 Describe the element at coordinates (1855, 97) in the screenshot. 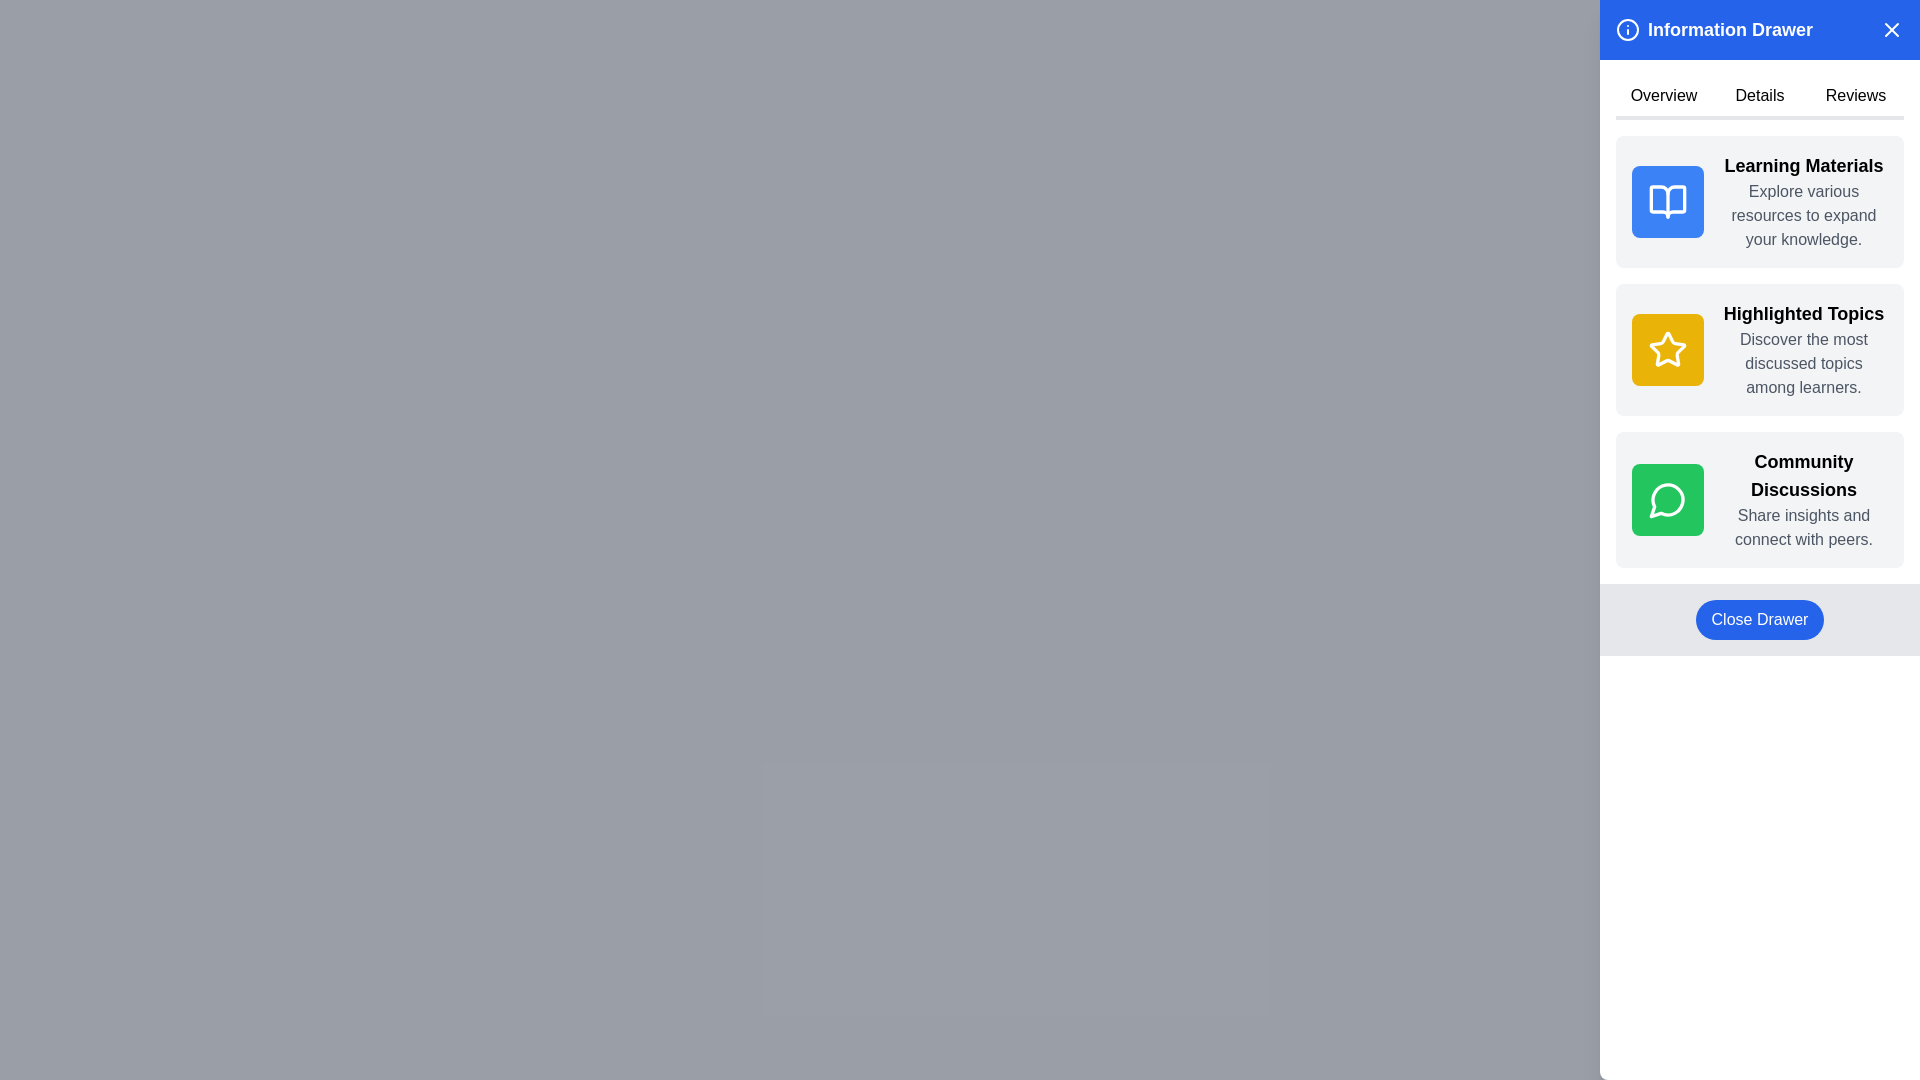

I see `the third navigation tab in the horizontal navigation bar` at that location.